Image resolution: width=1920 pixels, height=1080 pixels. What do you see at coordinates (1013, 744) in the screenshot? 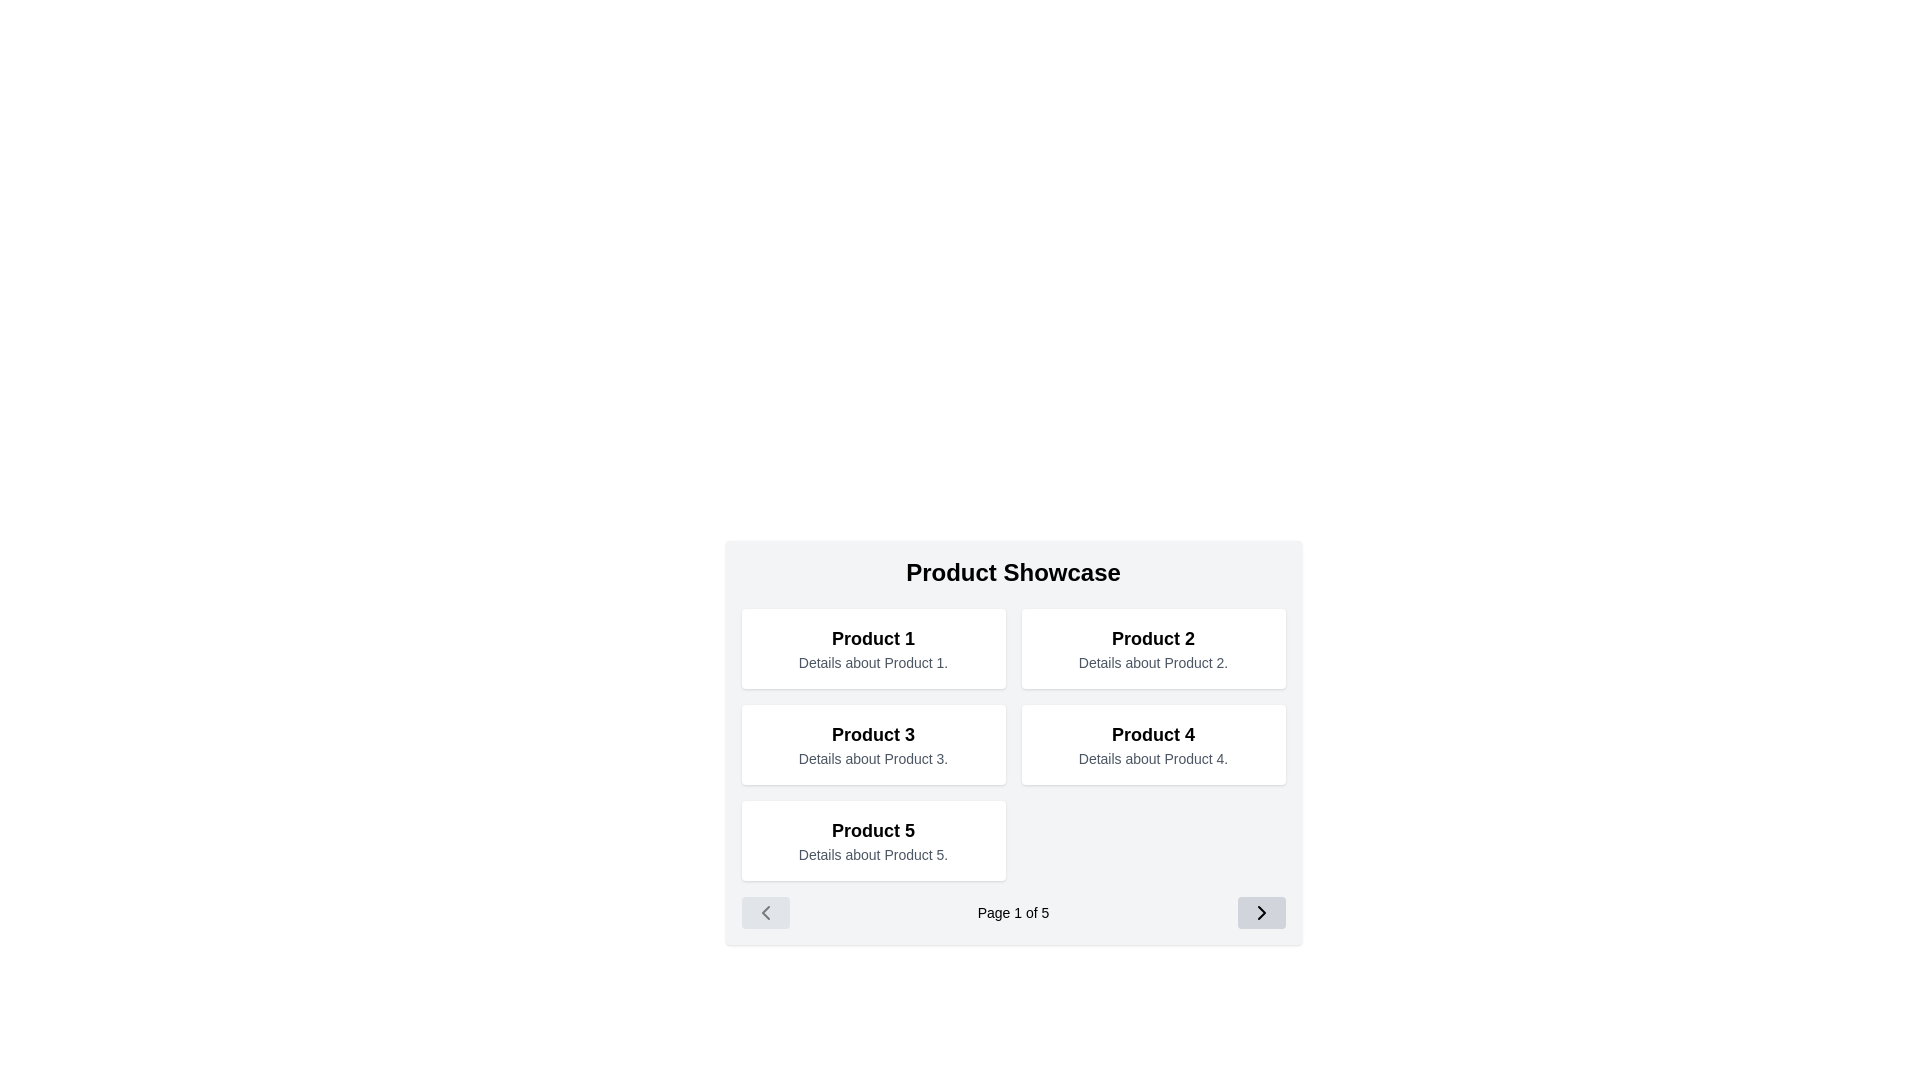
I see `a product card within the Grid displaying product cards` at bounding box center [1013, 744].